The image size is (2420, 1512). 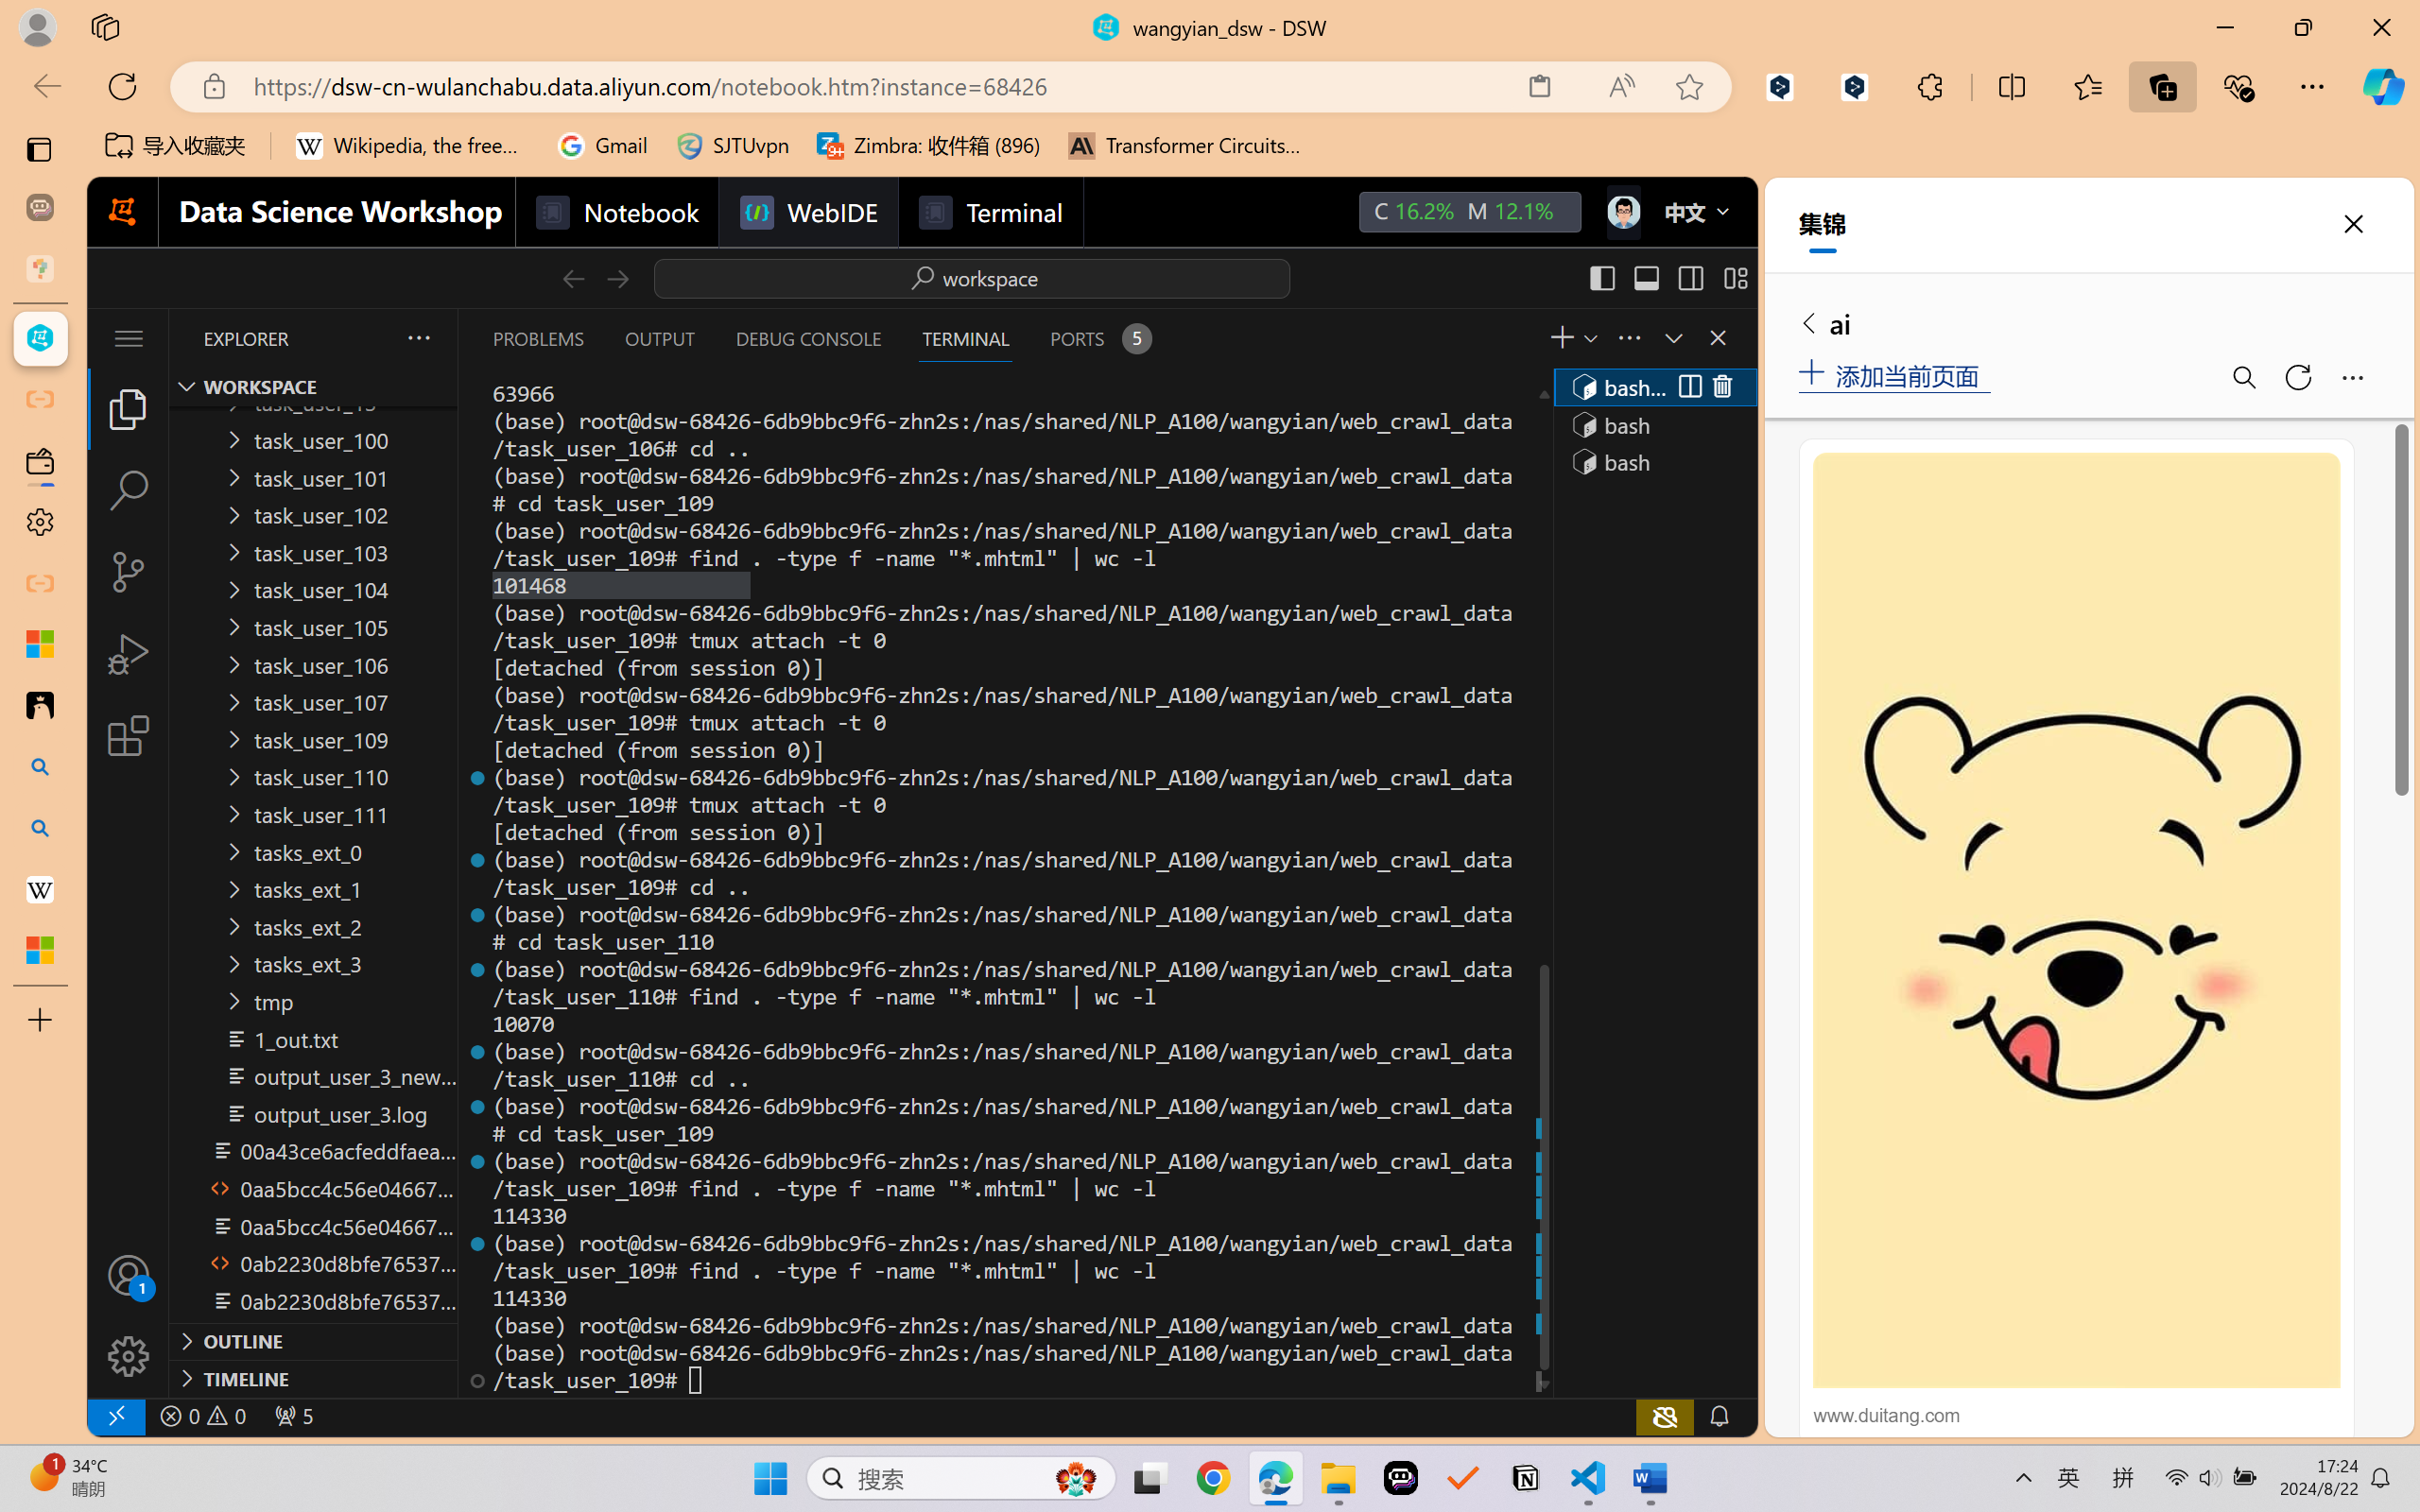 I want to click on 'Problems (Ctrl+Shift+M)', so click(x=537, y=337).